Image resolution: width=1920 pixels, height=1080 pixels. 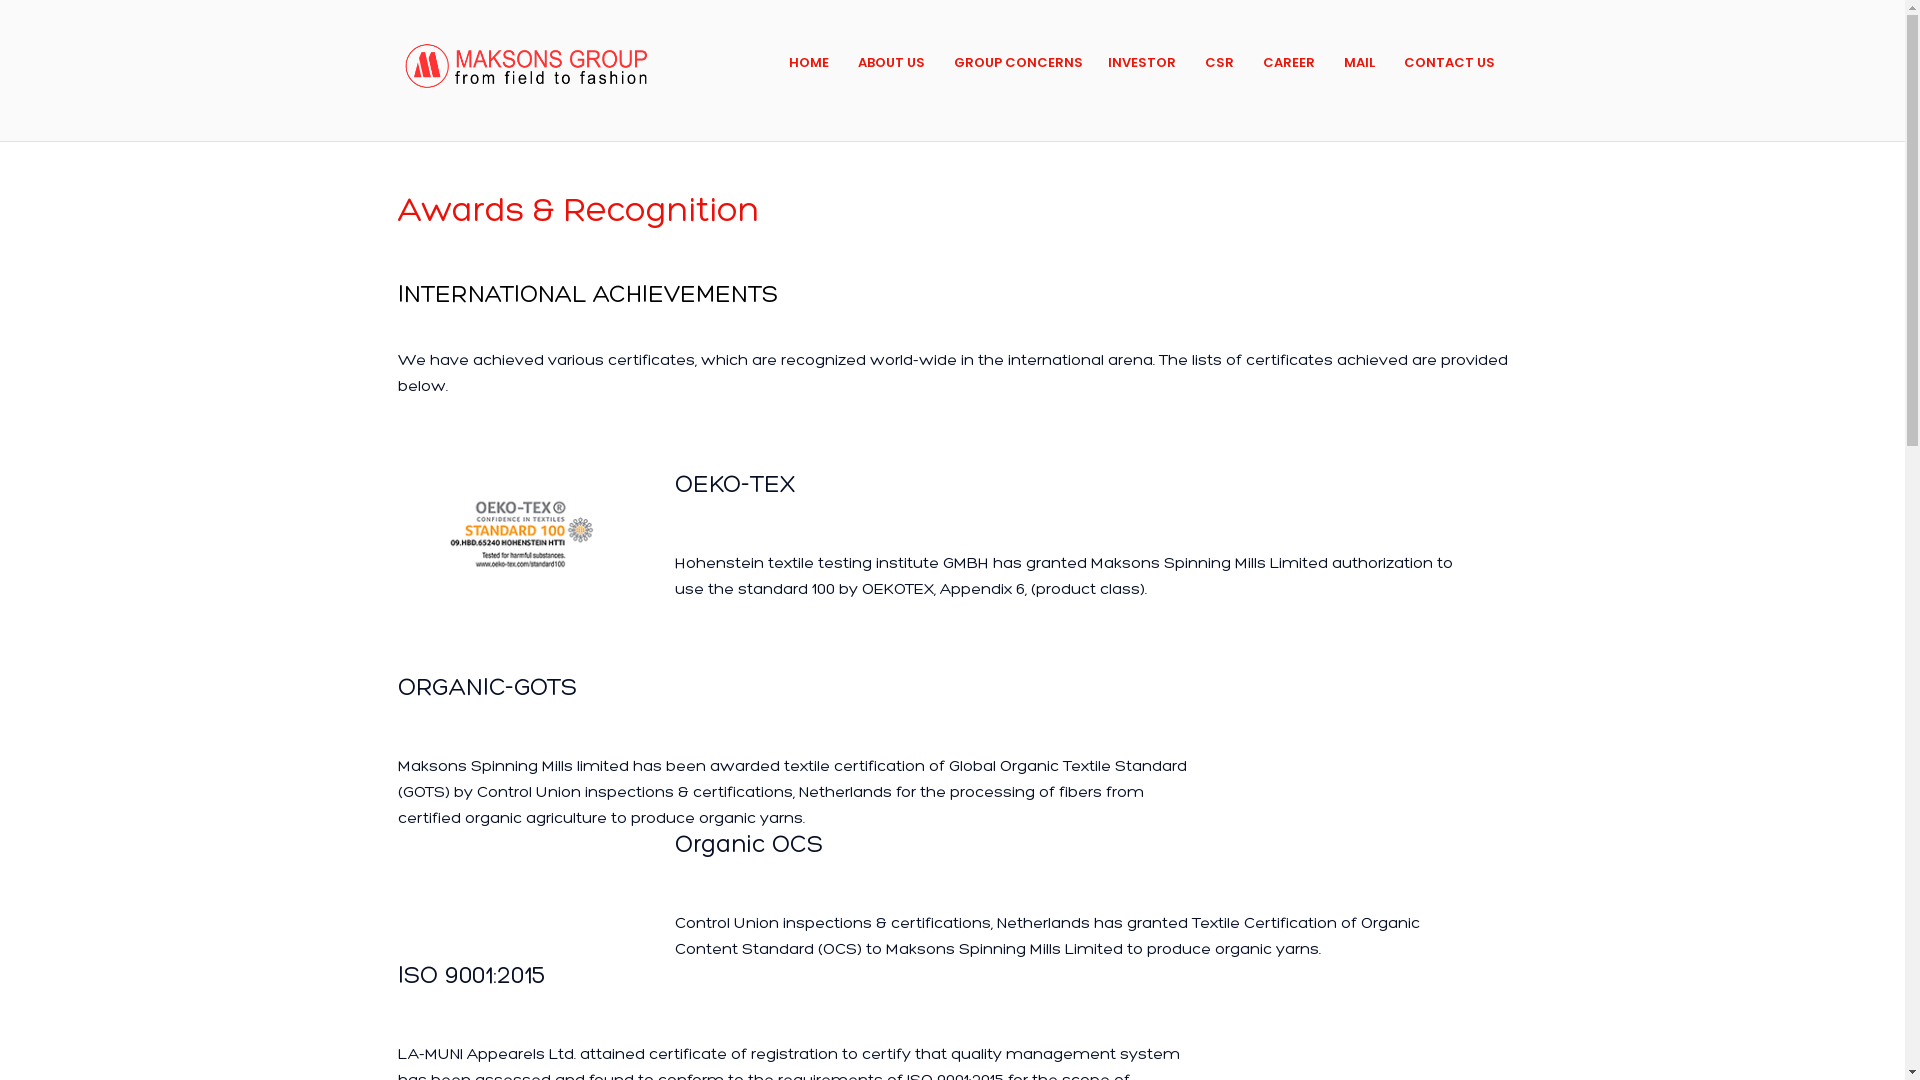 What do you see at coordinates (787, 61) in the screenshot?
I see `'HOME'` at bounding box center [787, 61].